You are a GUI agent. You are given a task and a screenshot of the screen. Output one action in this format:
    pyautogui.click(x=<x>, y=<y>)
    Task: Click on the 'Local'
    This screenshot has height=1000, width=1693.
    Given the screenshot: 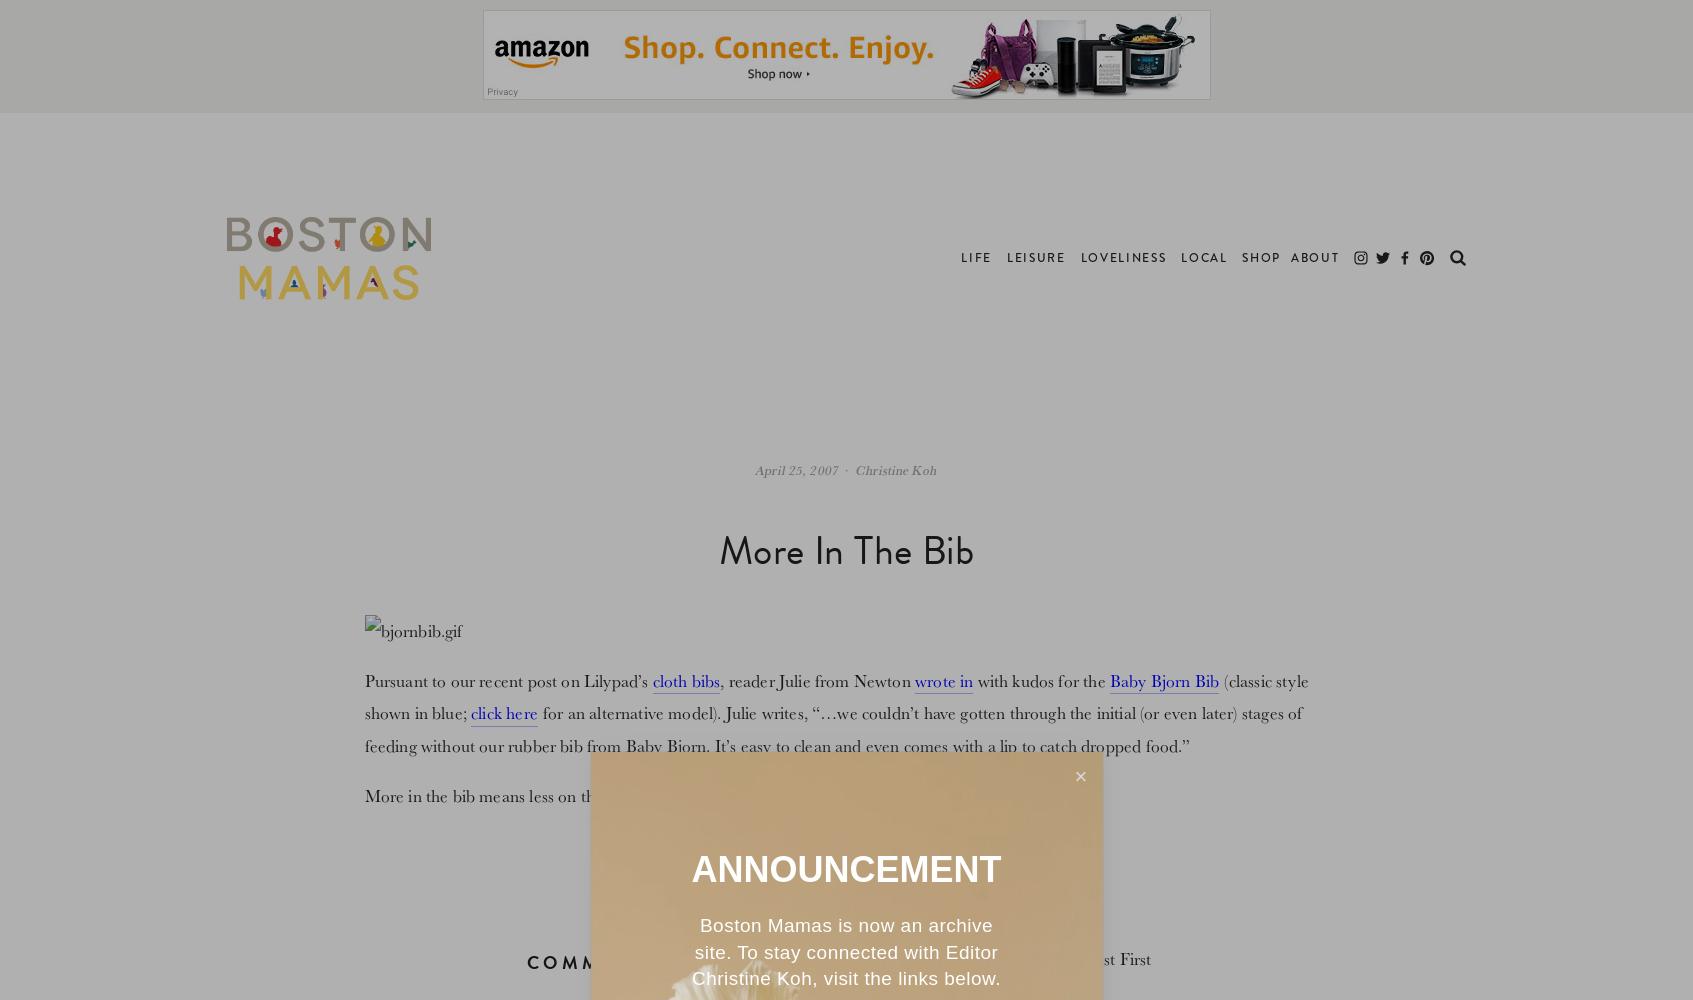 What is the action you would take?
    pyautogui.click(x=1203, y=258)
    